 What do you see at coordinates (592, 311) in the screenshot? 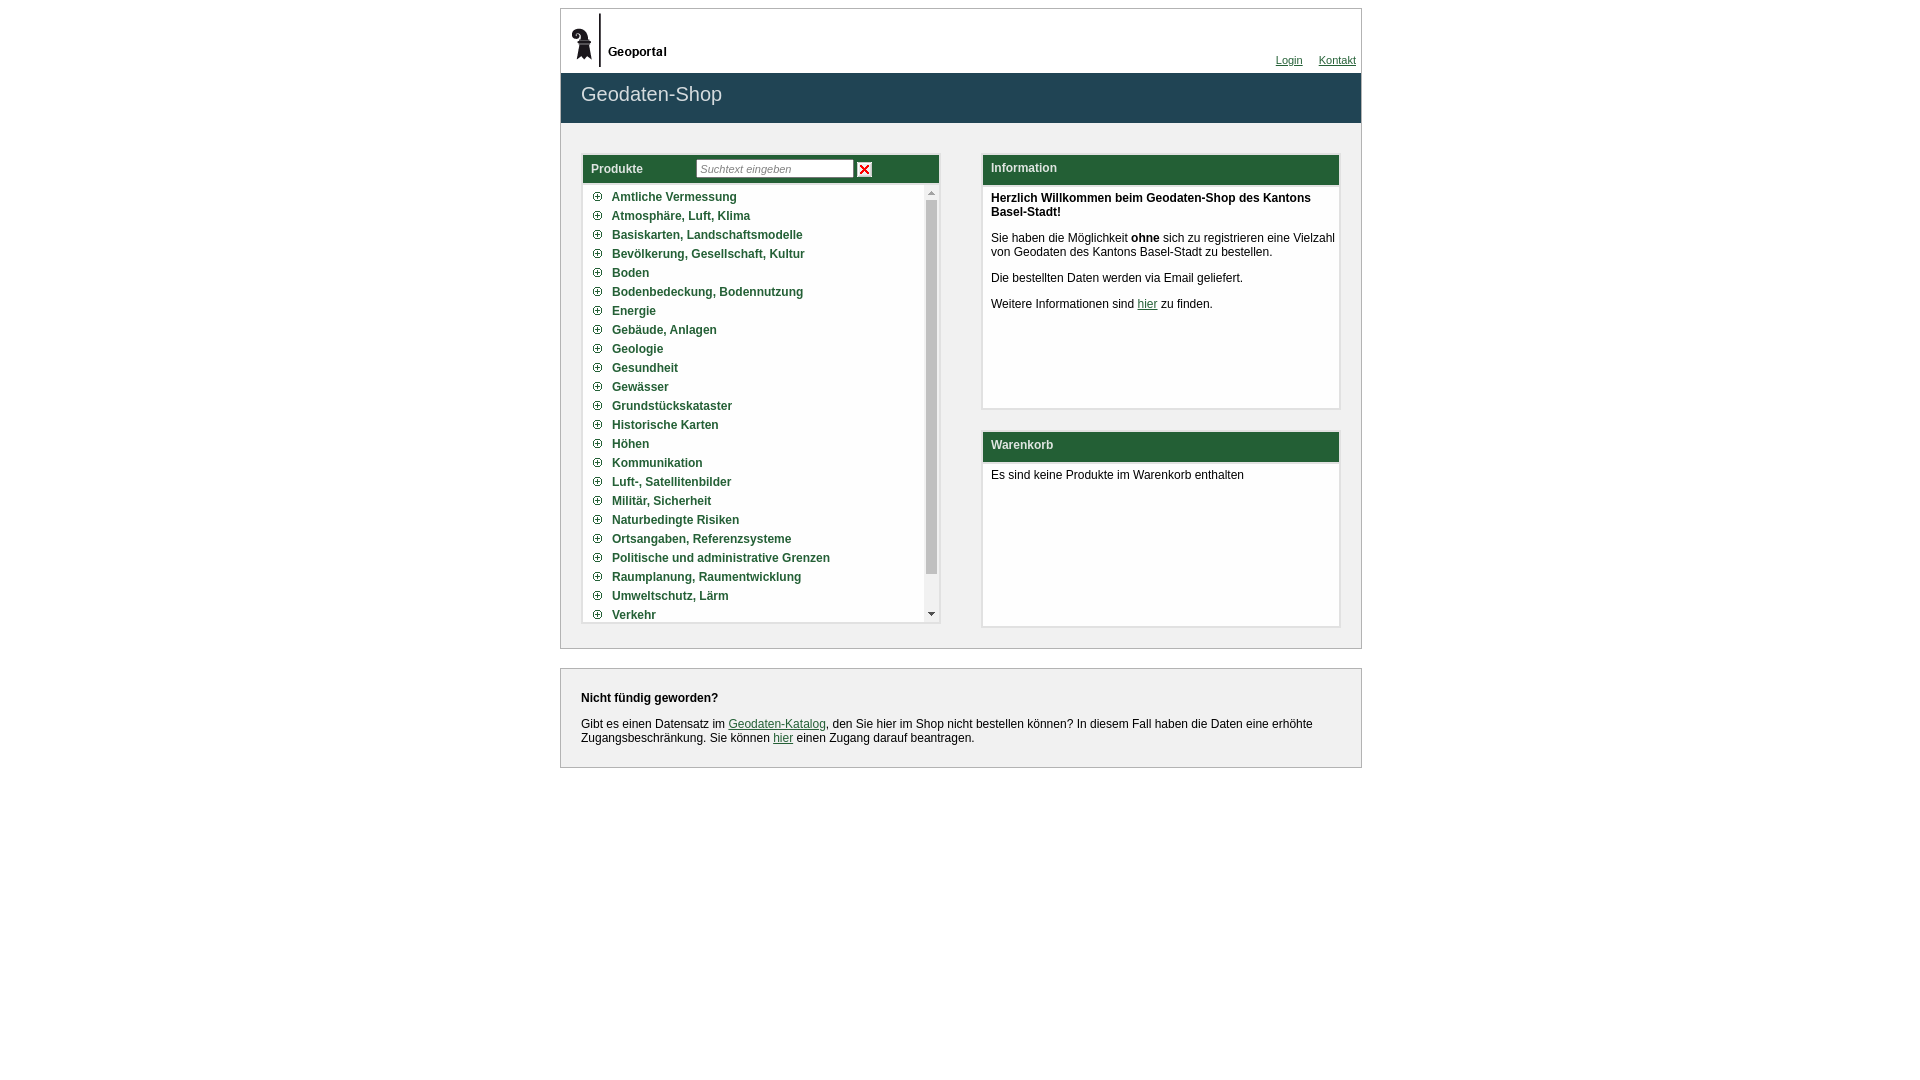
I see `'   Energie'` at bounding box center [592, 311].